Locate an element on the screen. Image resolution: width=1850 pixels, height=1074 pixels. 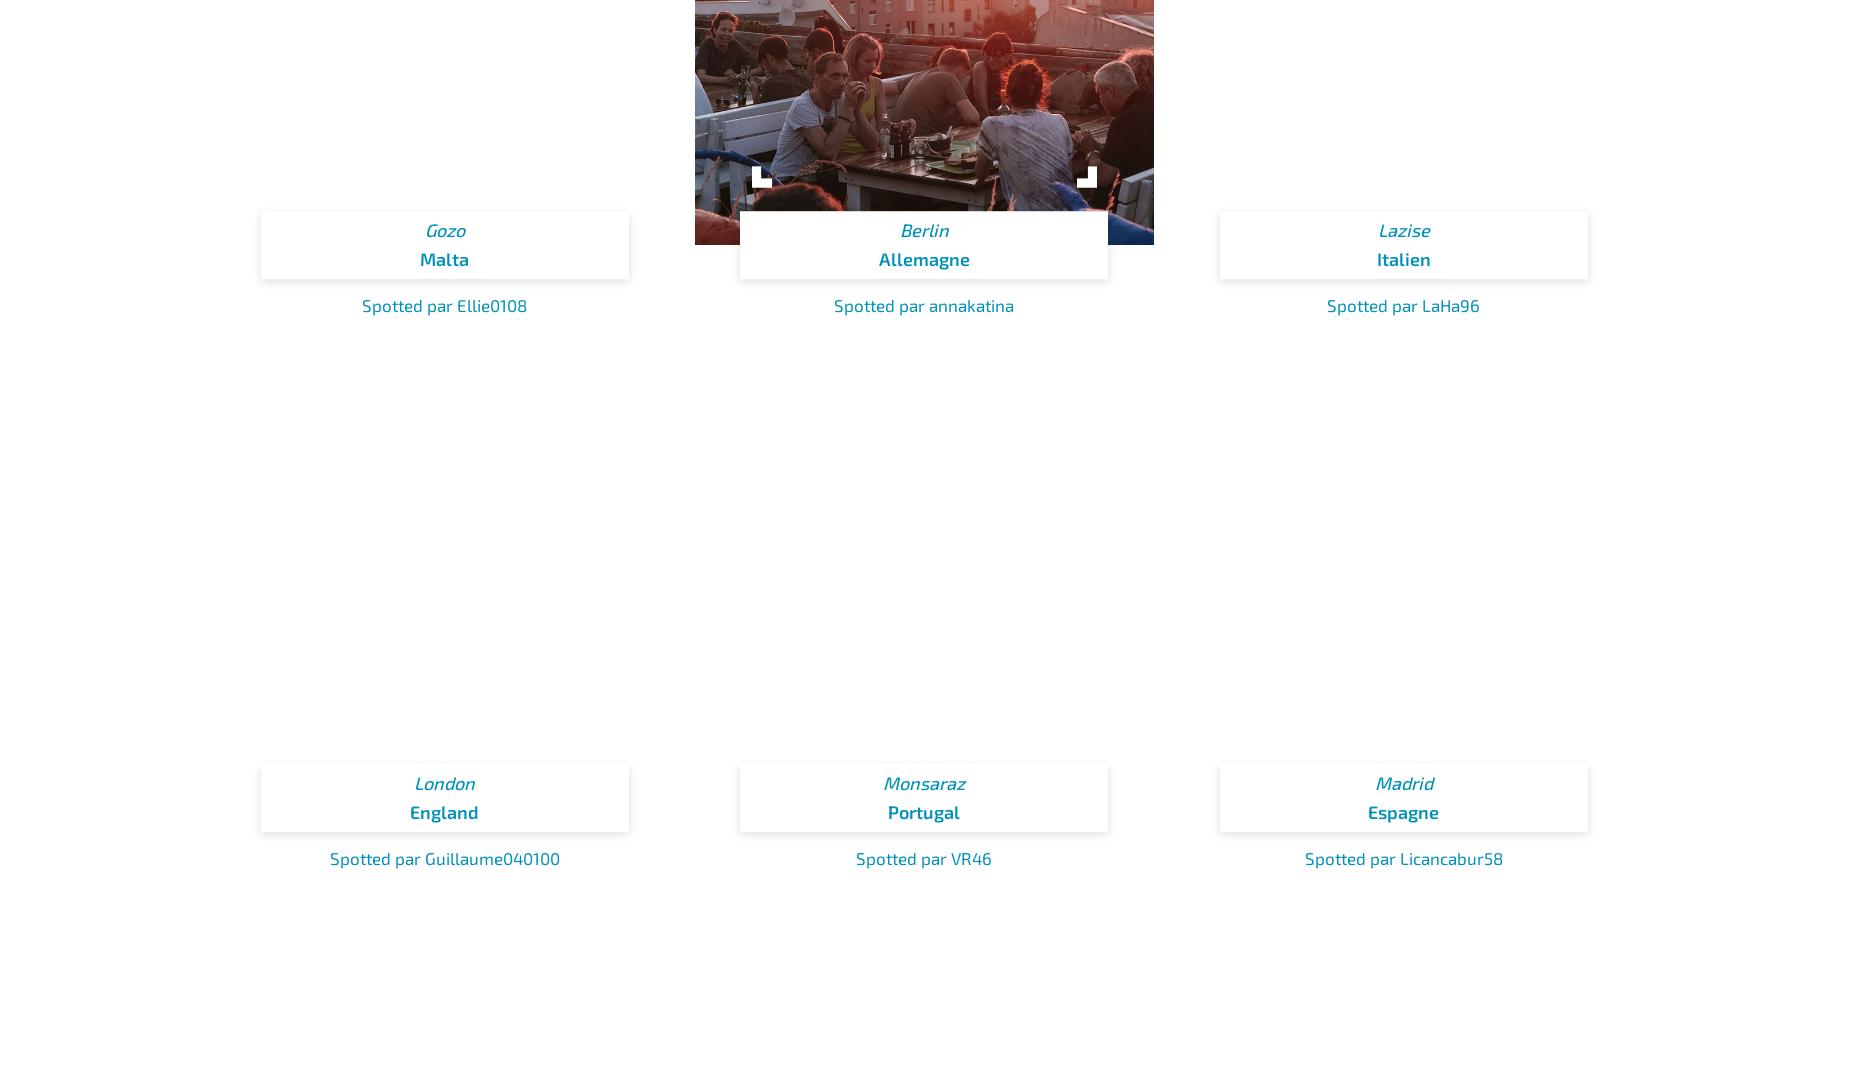
'London' is located at coordinates (443, 782).